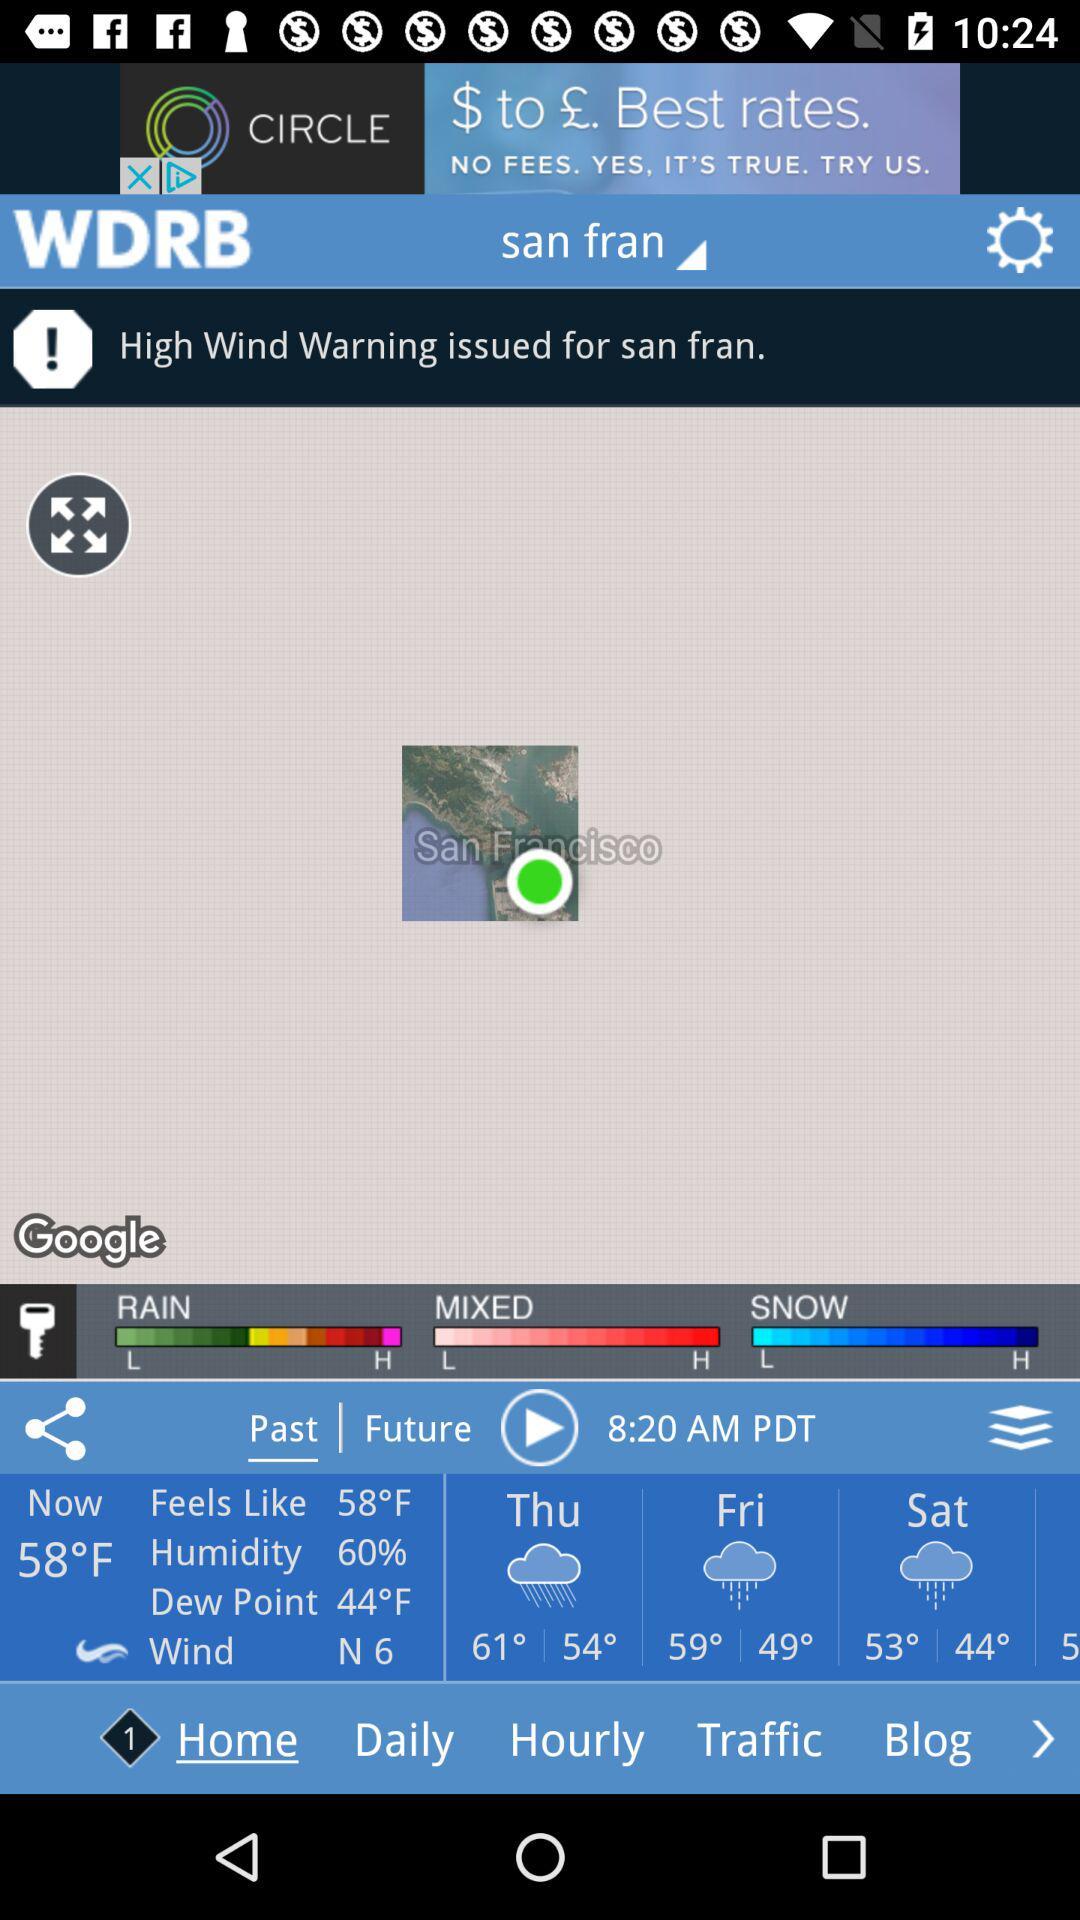  What do you see at coordinates (58, 1426) in the screenshot?
I see `the share icon` at bounding box center [58, 1426].